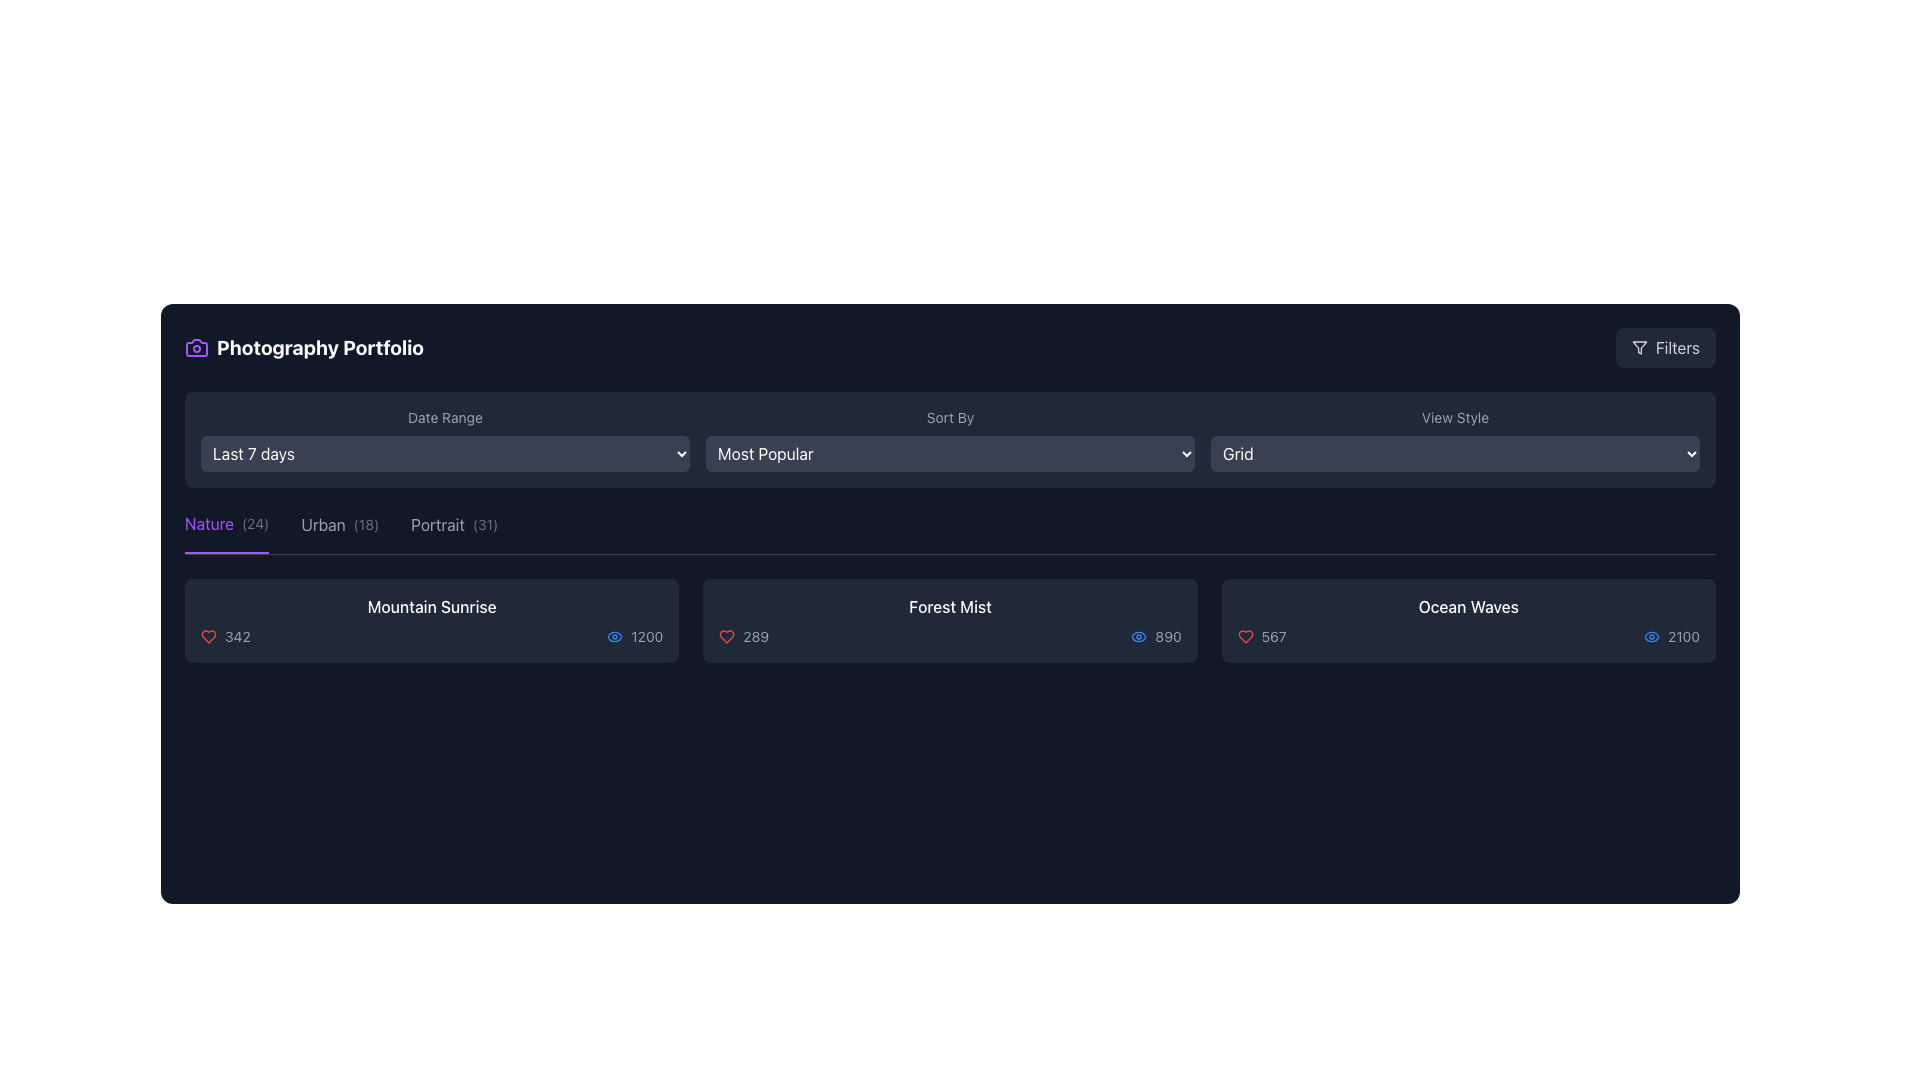 The width and height of the screenshot is (1920, 1080). I want to click on numerical counter text associated with the red heart icon representing likes under the title 'Forest Mist' in the left part of the middle row of the grid layout, so click(743, 636).